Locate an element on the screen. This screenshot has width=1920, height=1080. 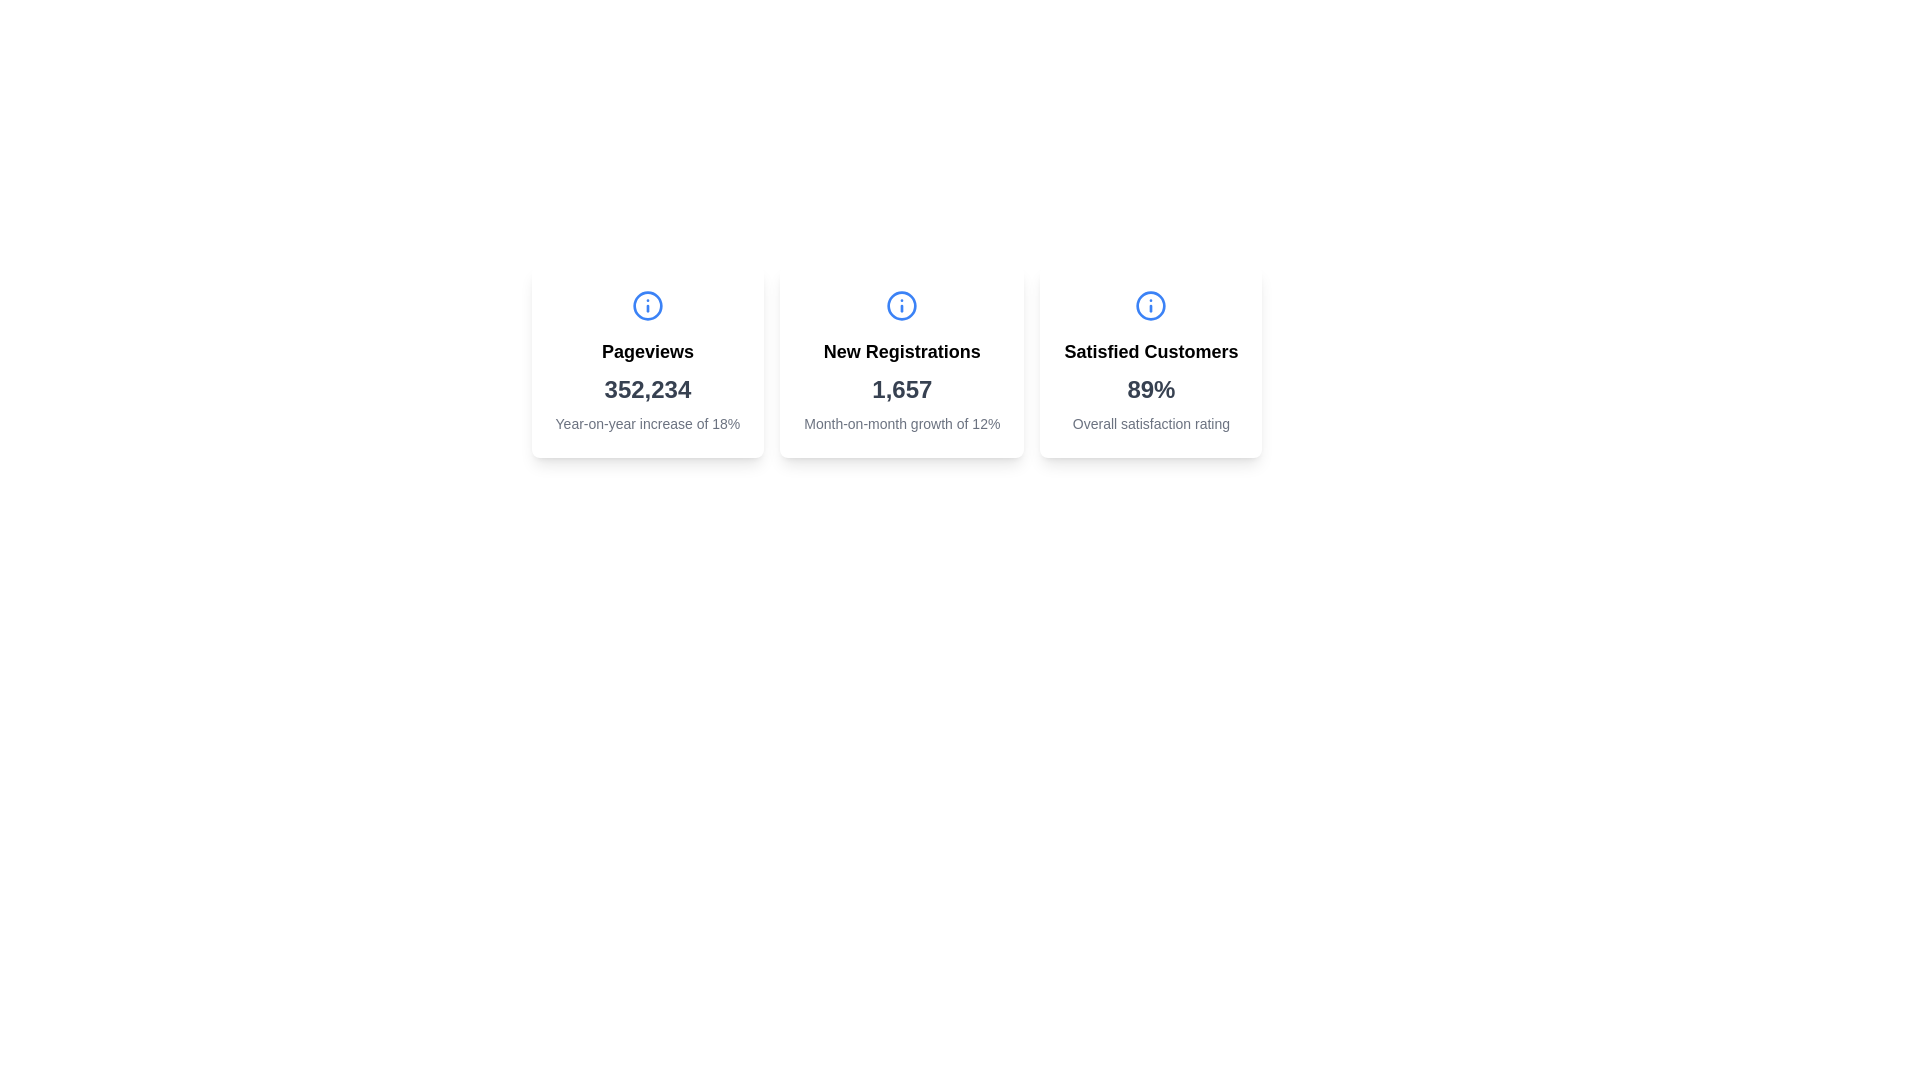
the Informational Card that displays satisfaction ratings, located as the third card in a horizontal row of three cards is located at coordinates (1151, 362).